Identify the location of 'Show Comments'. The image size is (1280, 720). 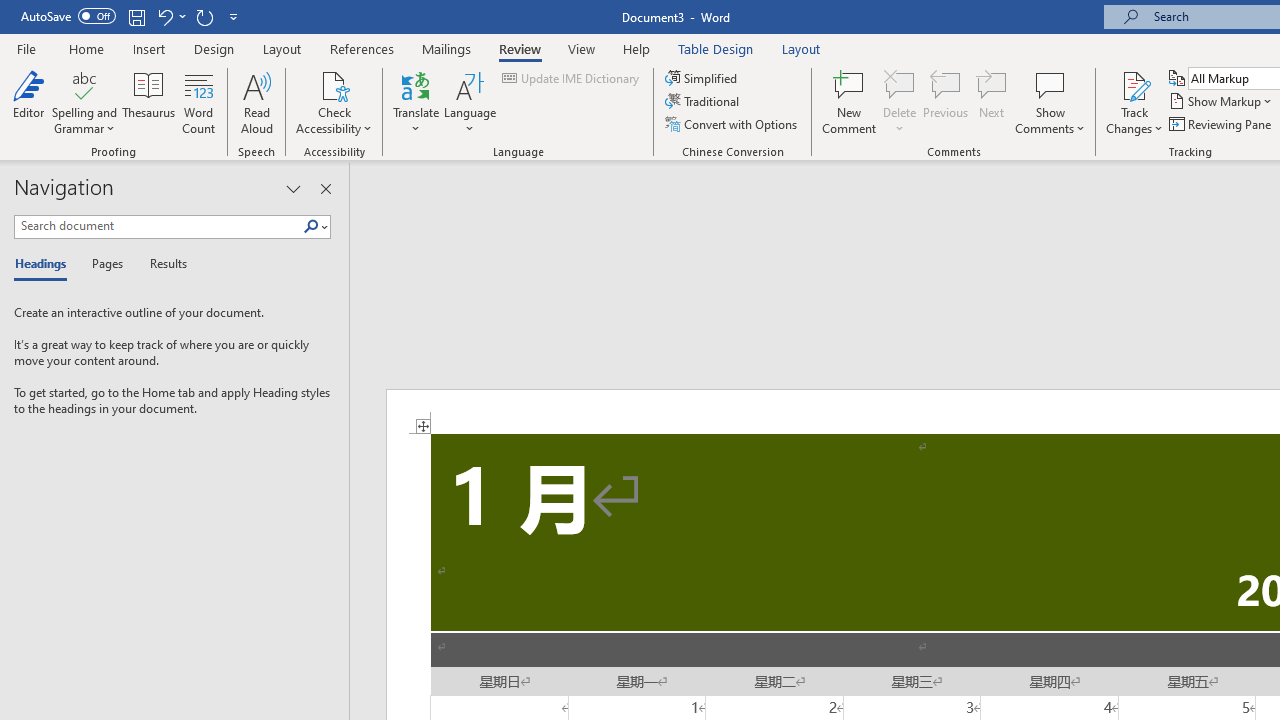
(1049, 103).